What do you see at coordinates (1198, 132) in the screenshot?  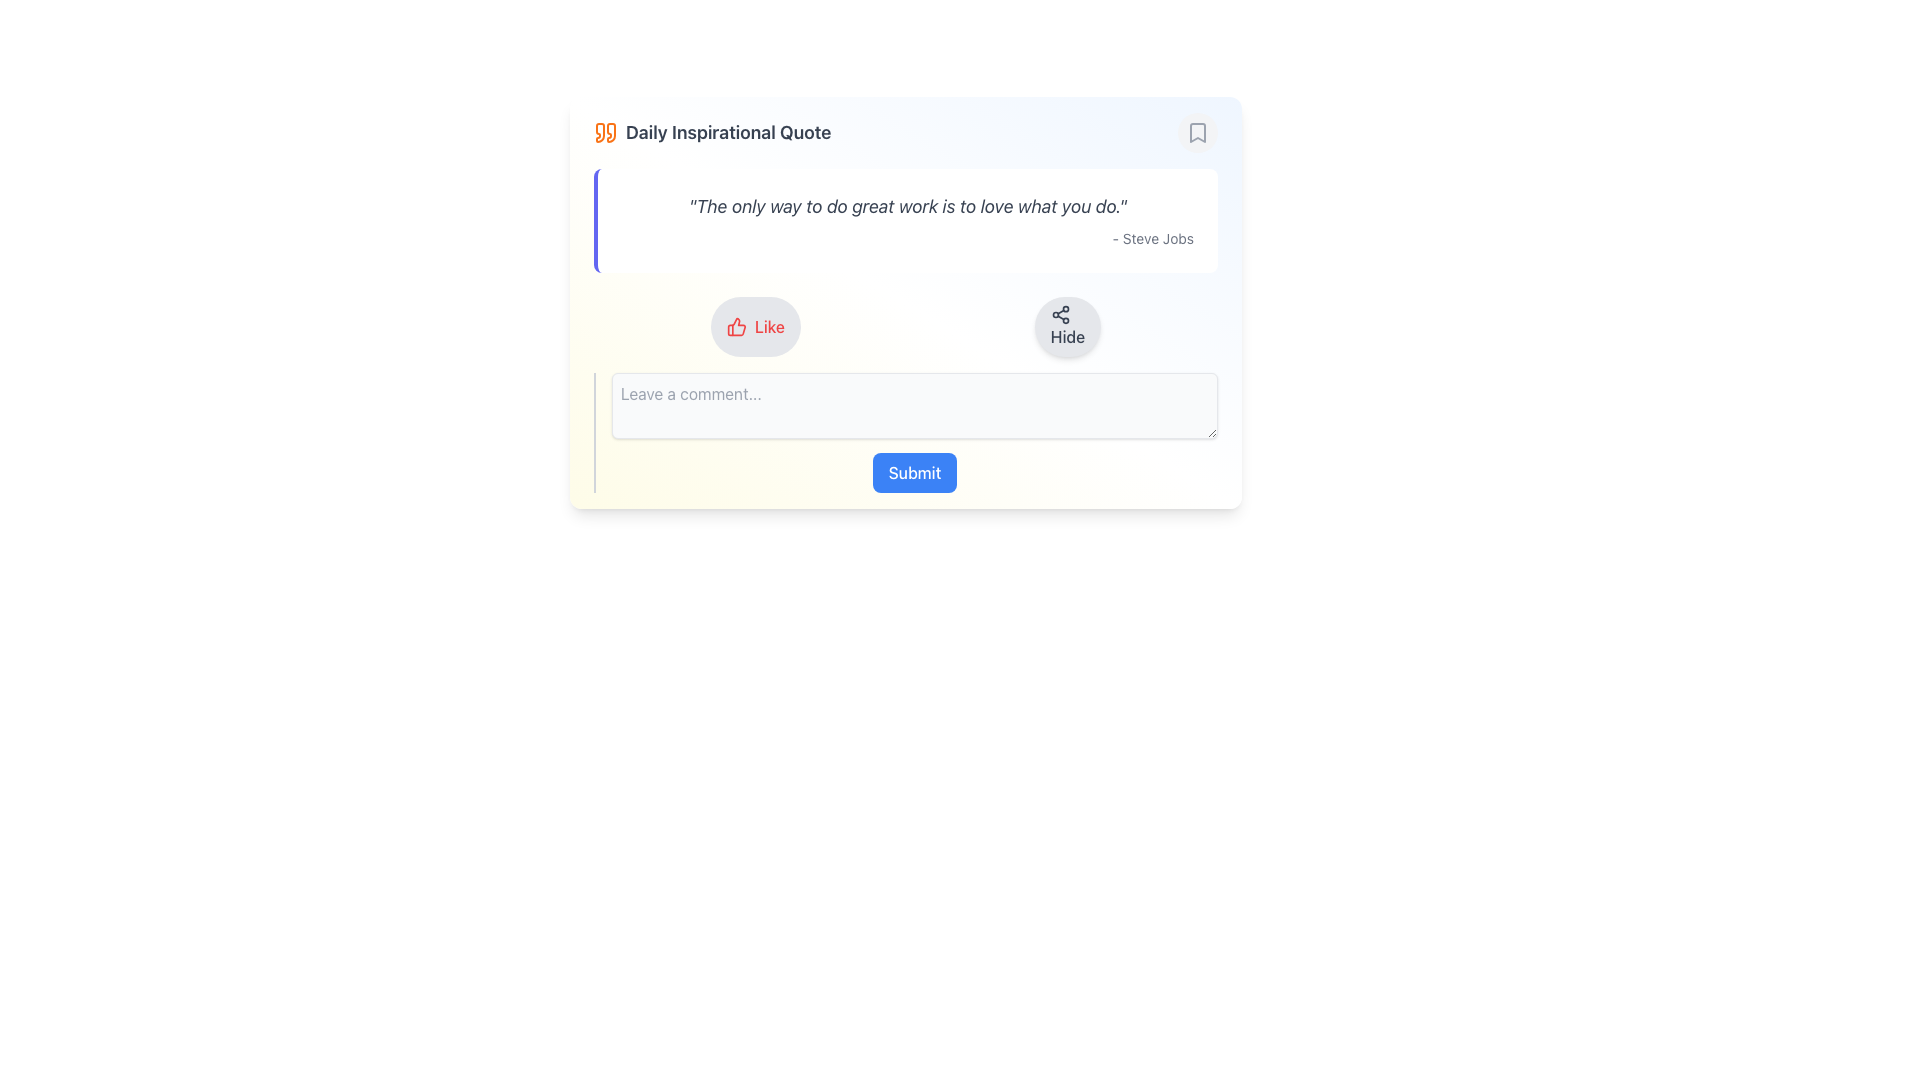 I see `the bookmark icon, which is a downwards-pointing chevron with a rectangular top section located to the far right of the 'Daily Inspirational Quote' box in the upper section of the interface` at bounding box center [1198, 132].